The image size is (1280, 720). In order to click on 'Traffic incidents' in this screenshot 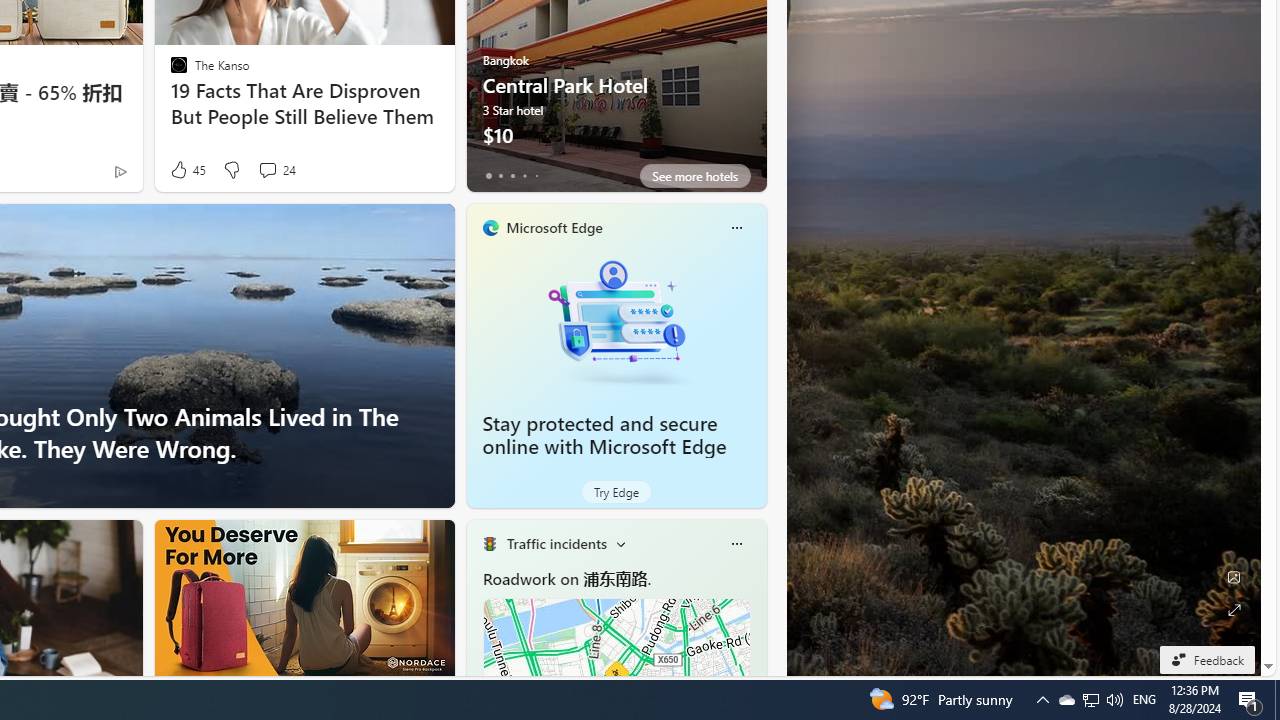, I will do `click(556, 543)`.